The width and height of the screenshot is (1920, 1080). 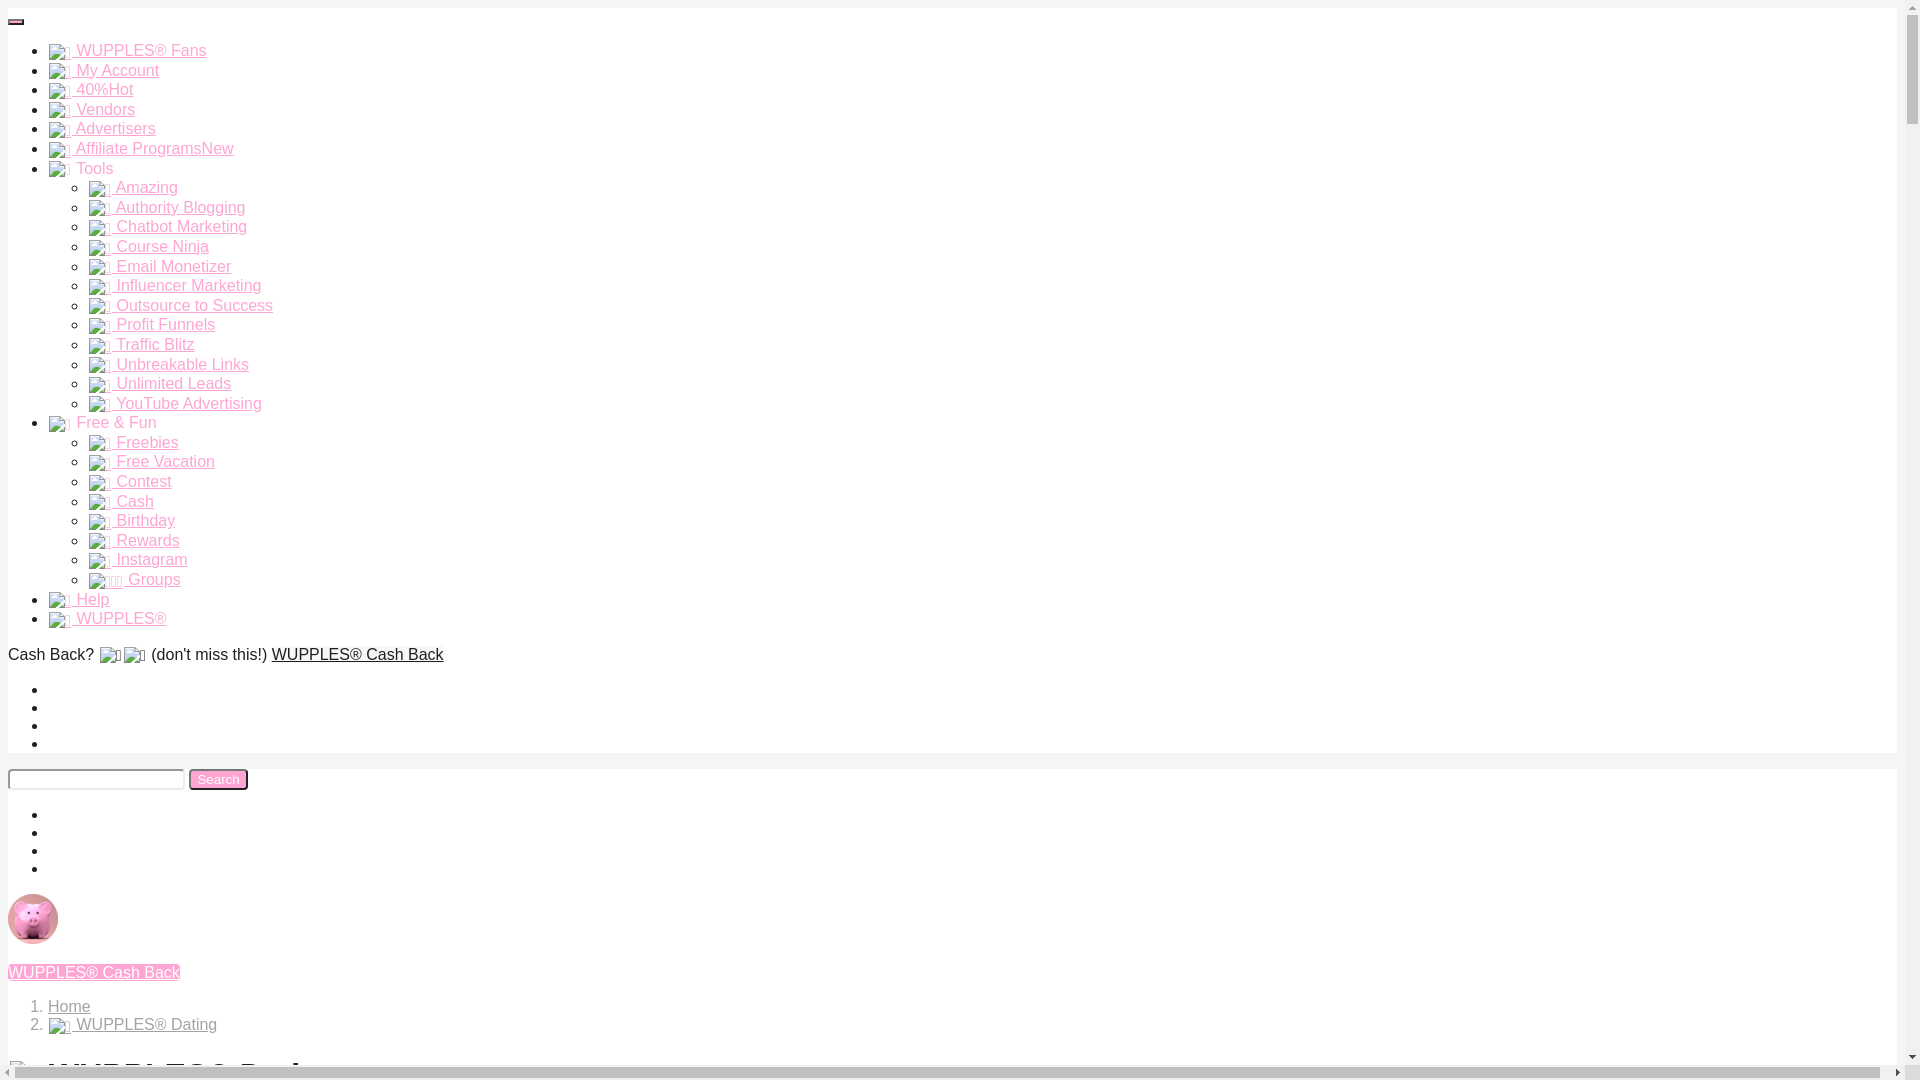 What do you see at coordinates (174, 285) in the screenshot?
I see `'Influencer Marketing'` at bounding box center [174, 285].